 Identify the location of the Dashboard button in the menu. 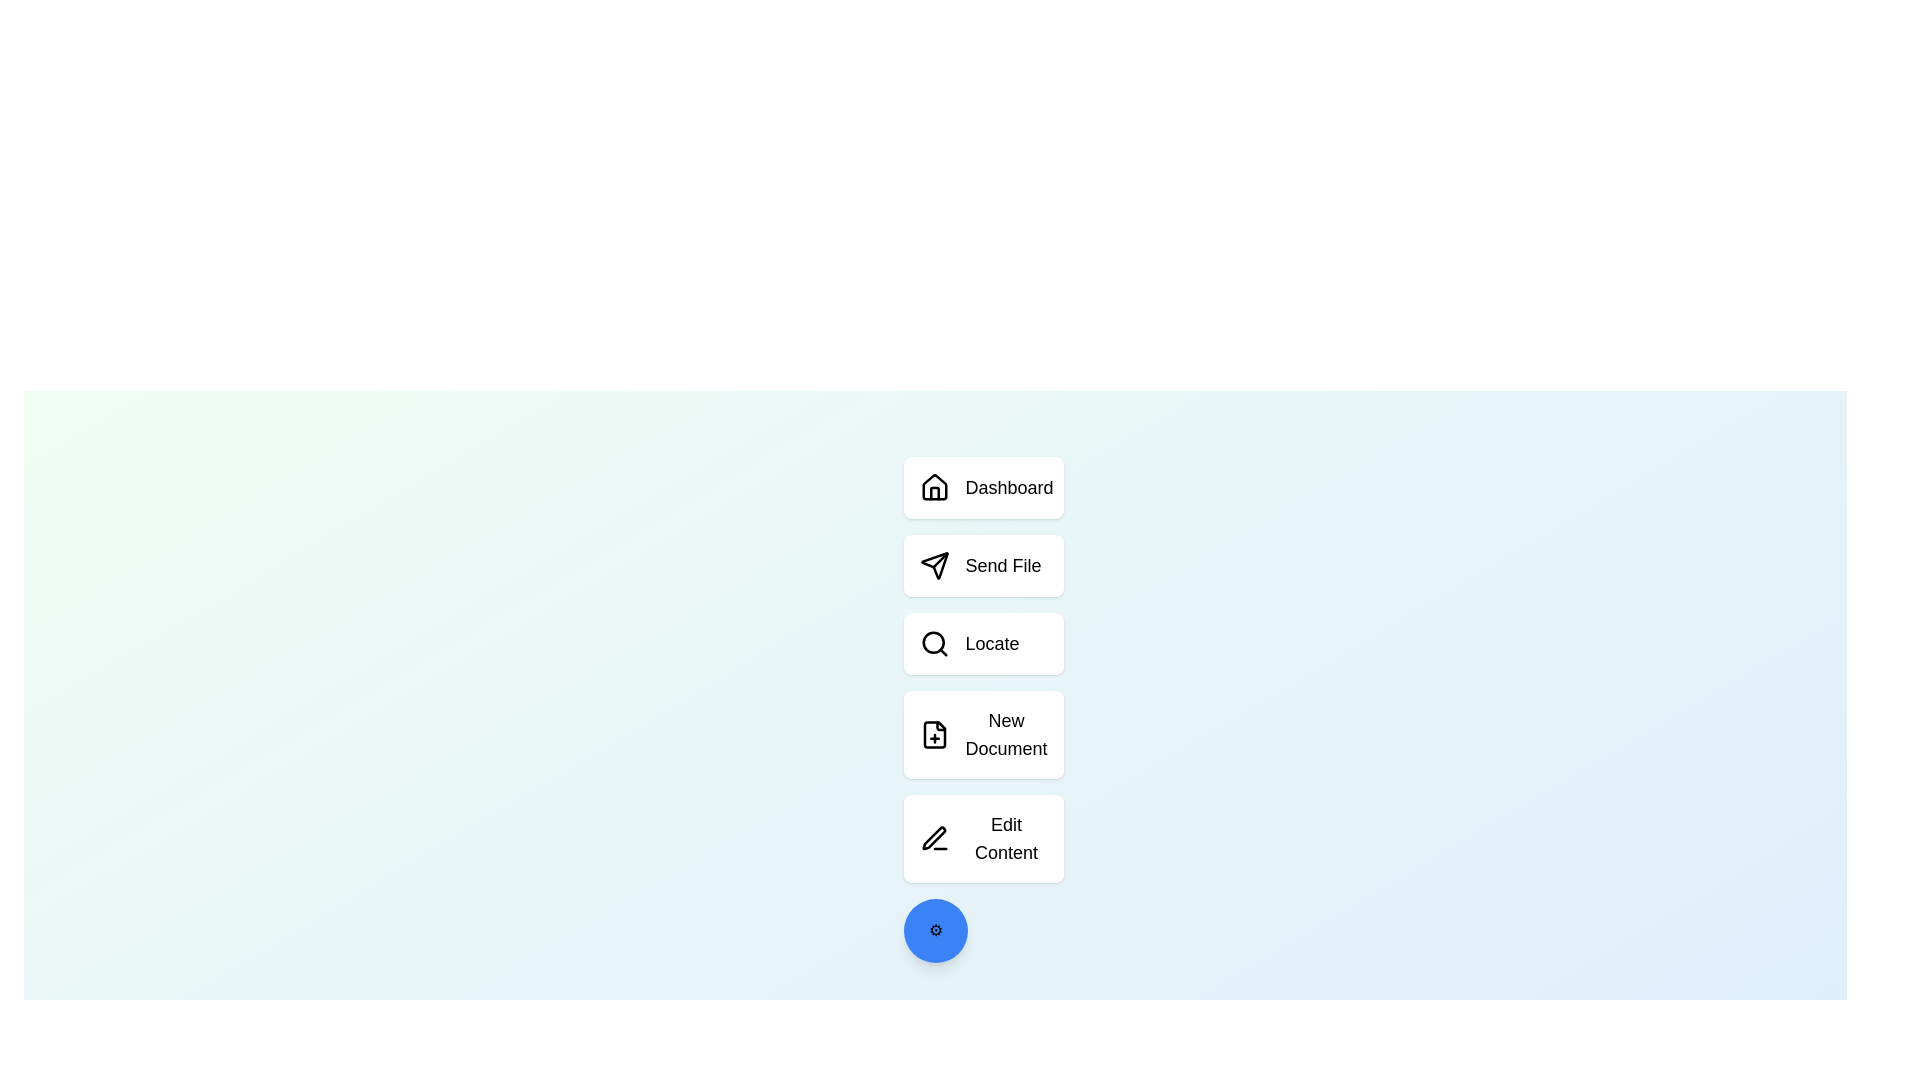
(983, 488).